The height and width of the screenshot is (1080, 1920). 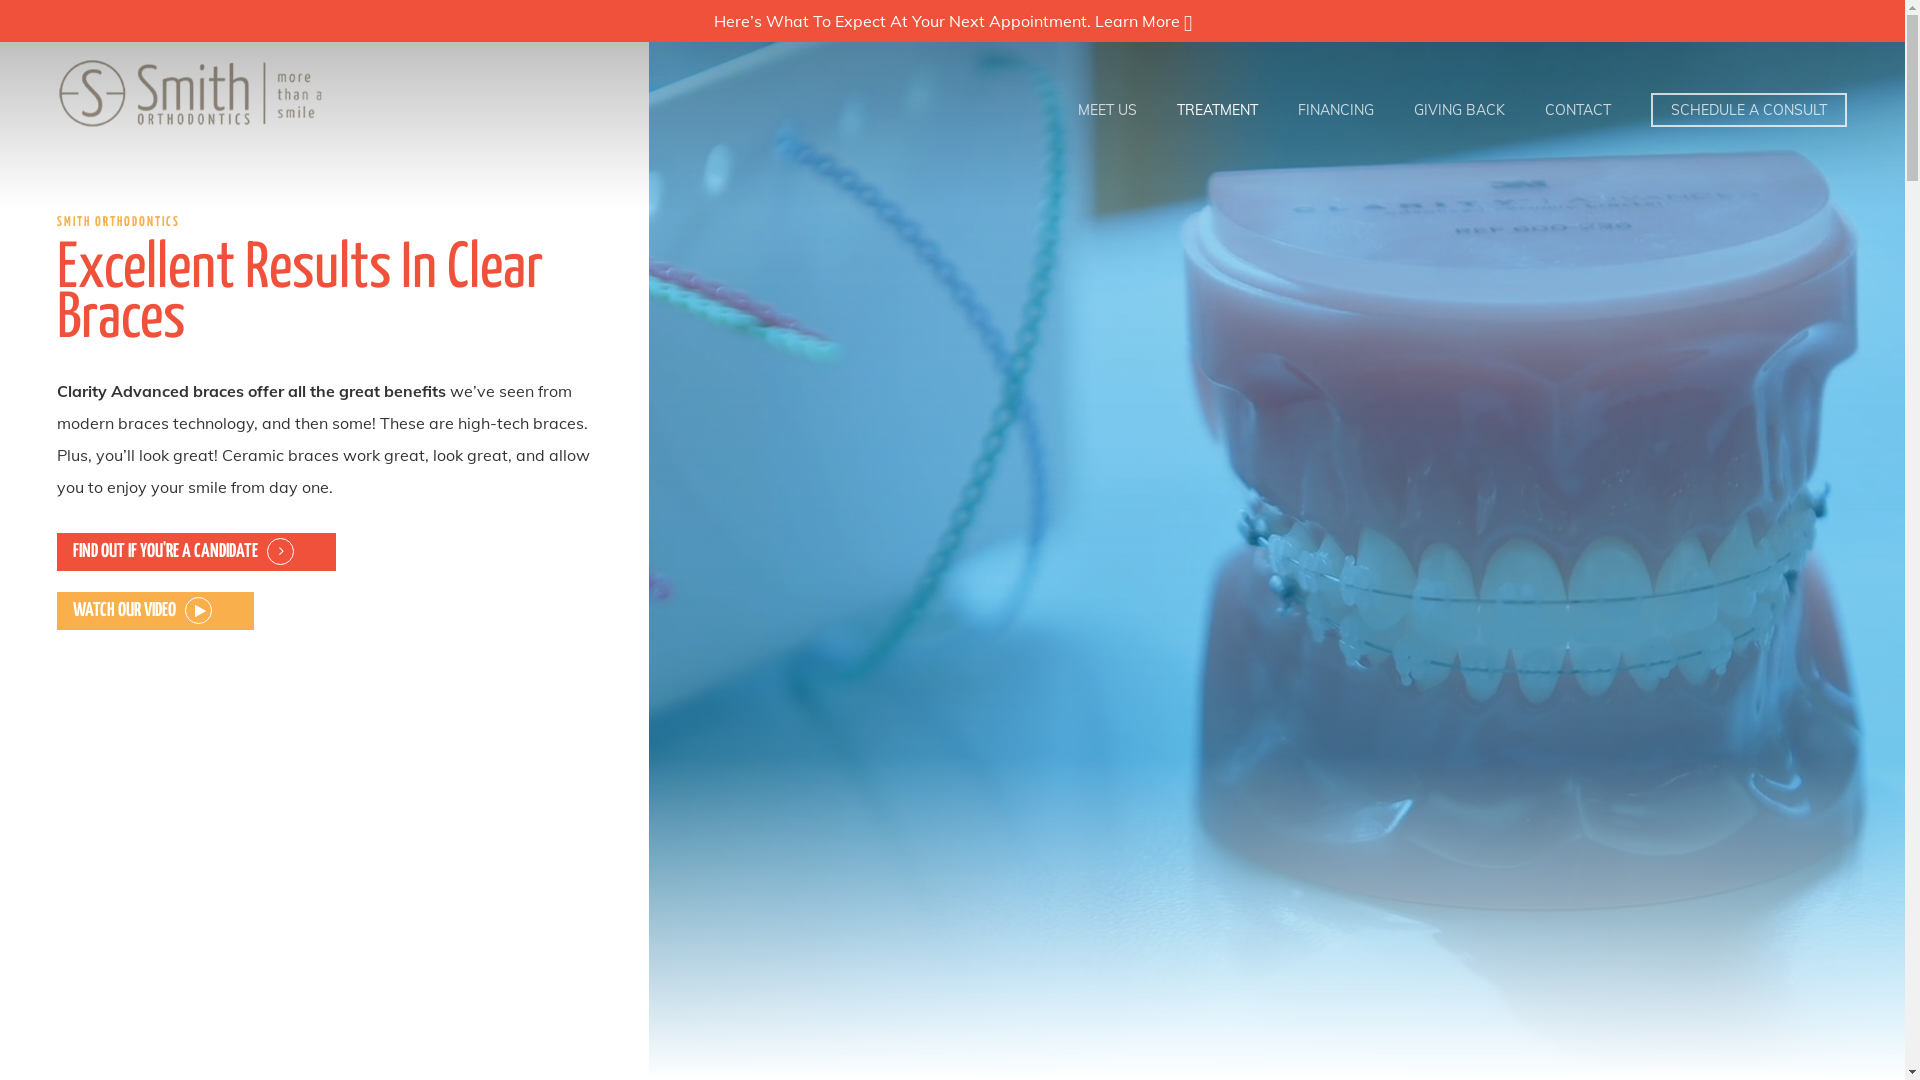 What do you see at coordinates (1106, 108) in the screenshot?
I see `'MEET US'` at bounding box center [1106, 108].